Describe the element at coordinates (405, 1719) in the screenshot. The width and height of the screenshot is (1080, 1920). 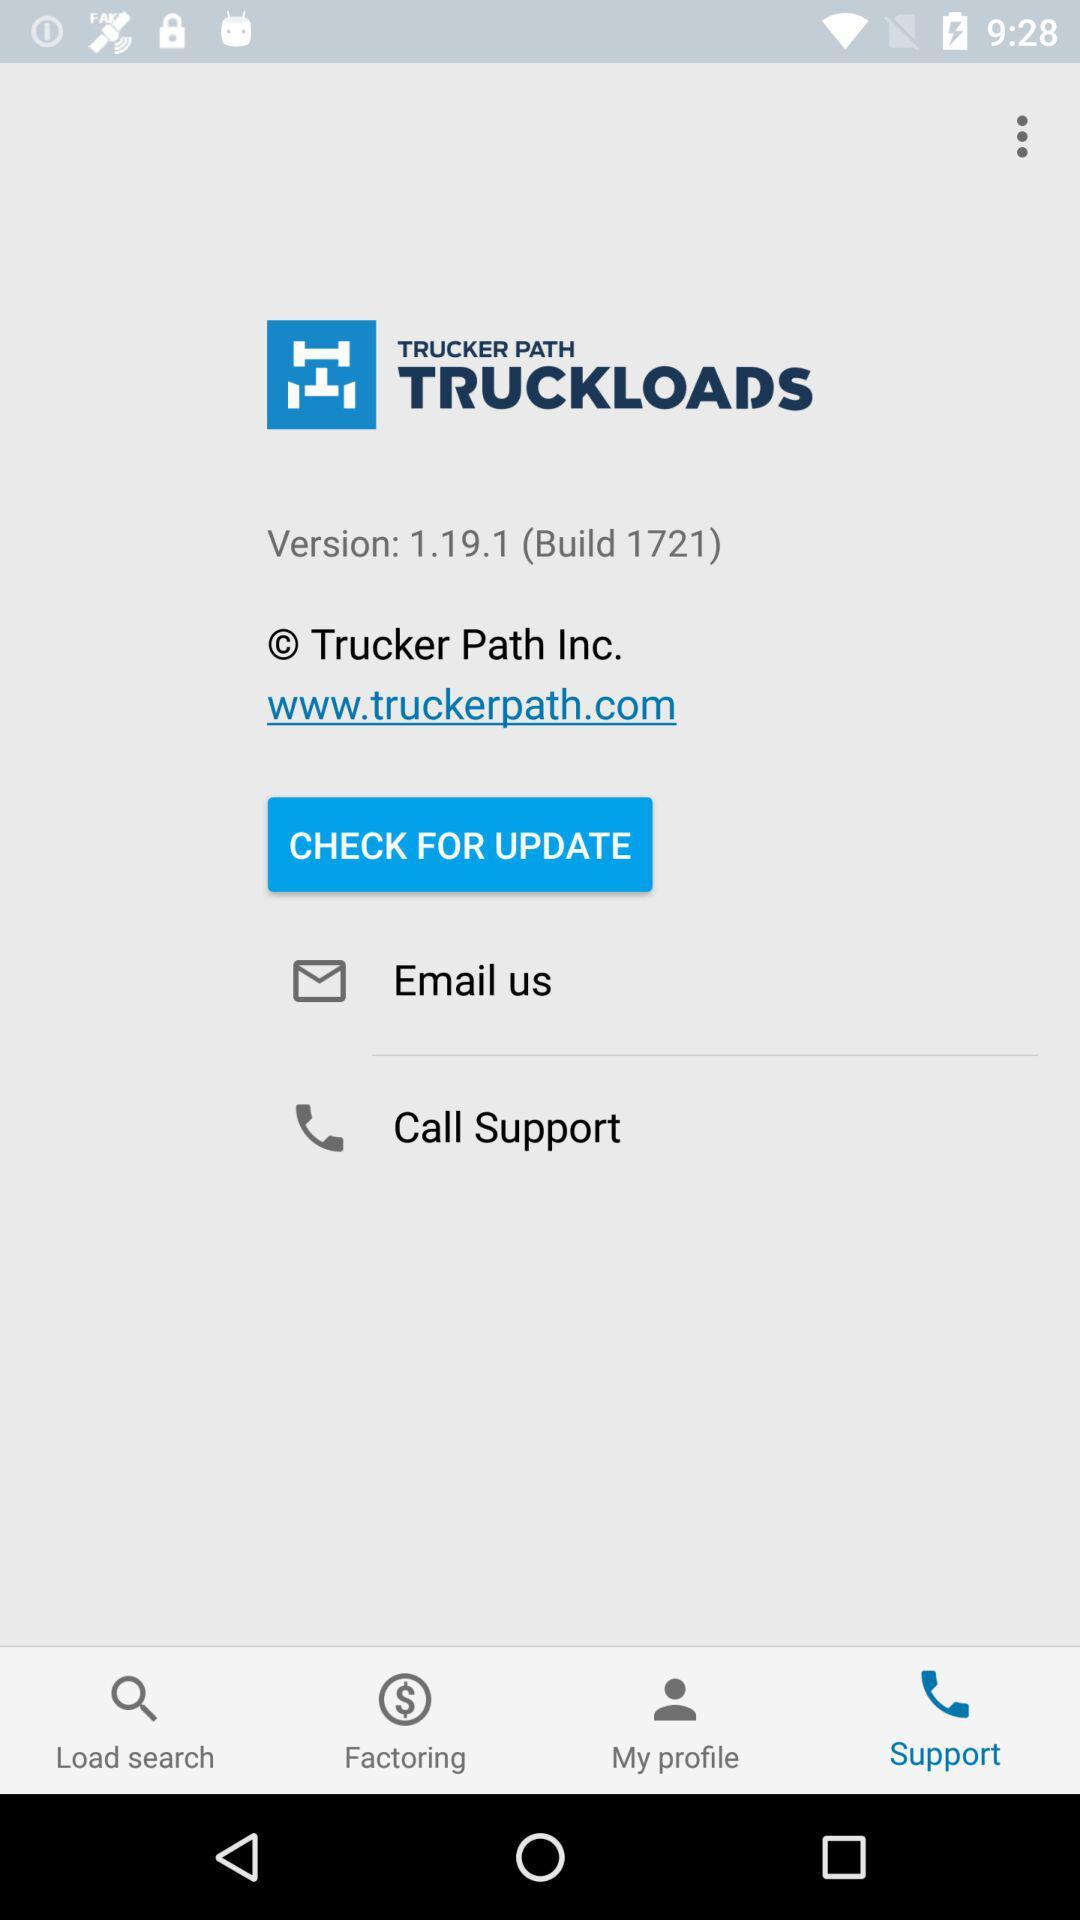
I see `the icon to the left of the my profile icon` at that location.